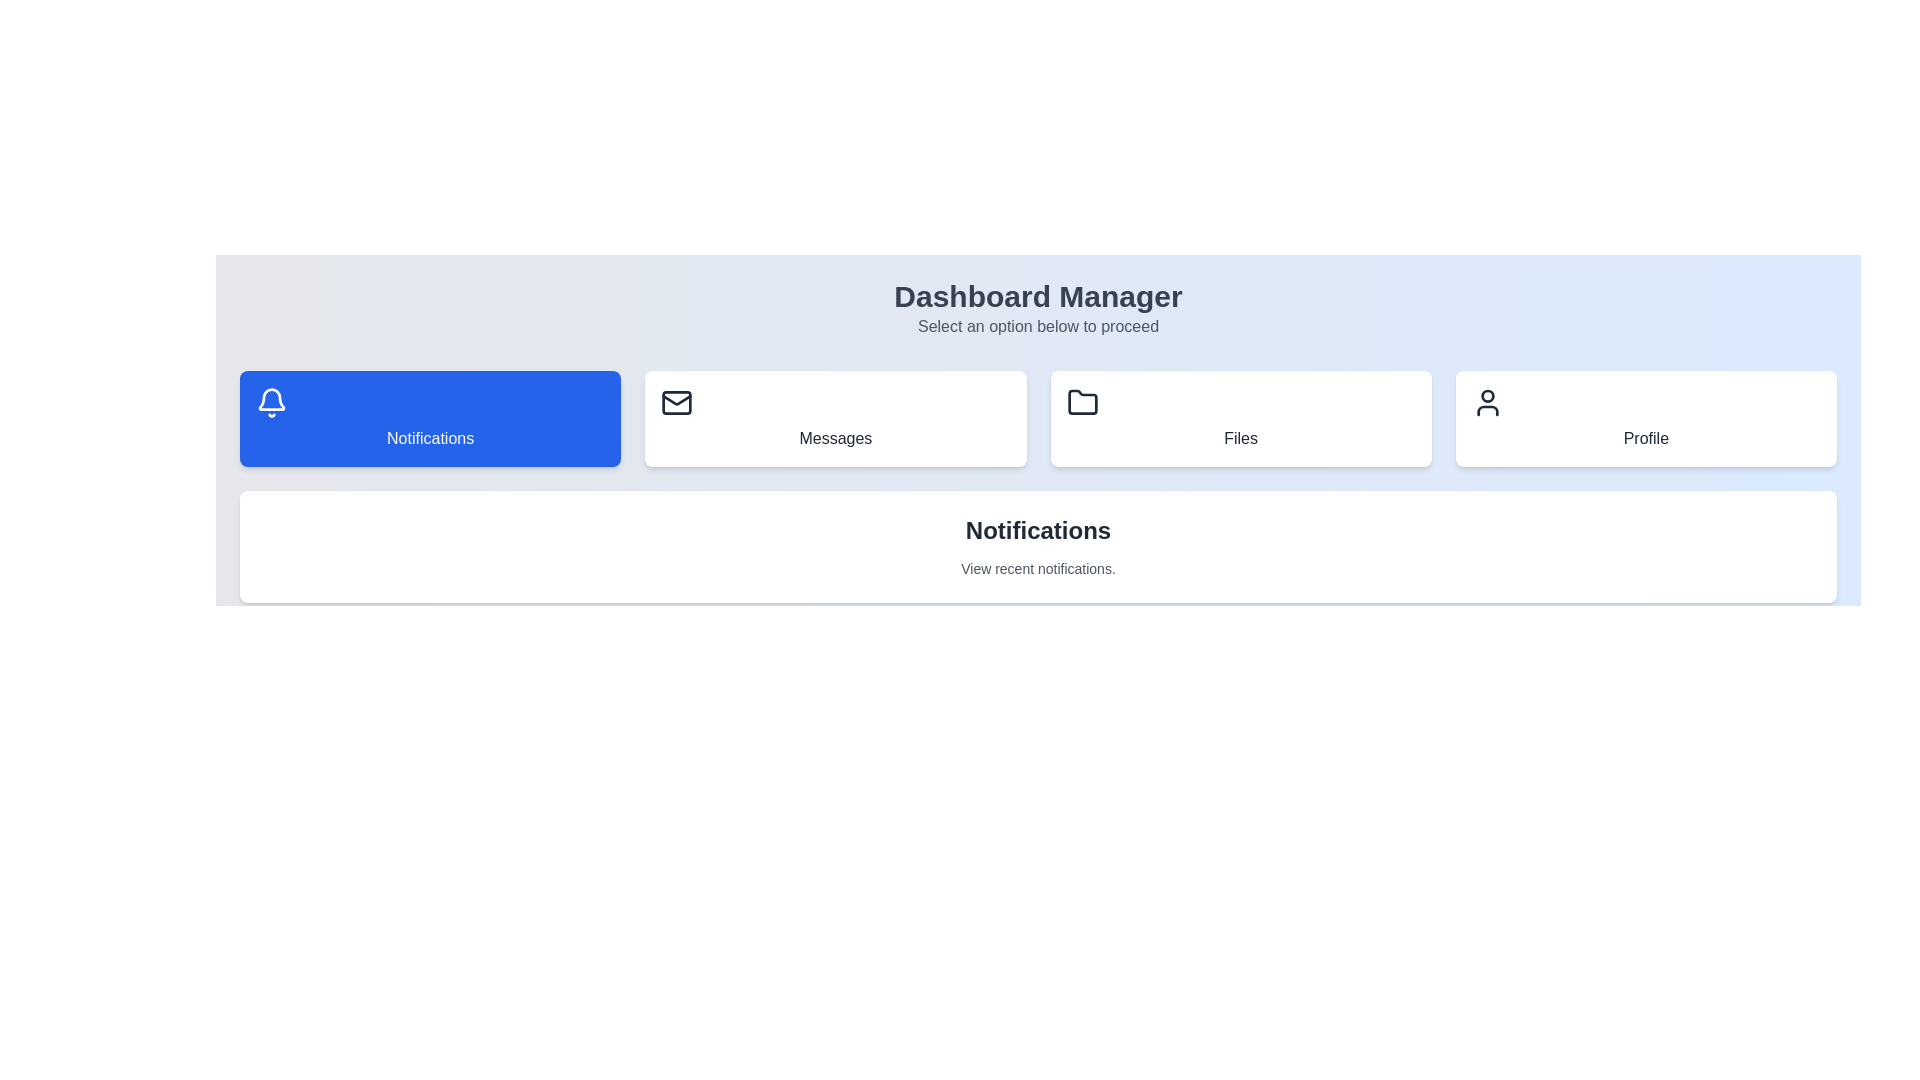 The height and width of the screenshot is (1080, 1920). What do you see at coordinates (271, 402) in the screenshot?
I see `the bell icon as part of the Notifications button located` at bounding box center [271, 402].